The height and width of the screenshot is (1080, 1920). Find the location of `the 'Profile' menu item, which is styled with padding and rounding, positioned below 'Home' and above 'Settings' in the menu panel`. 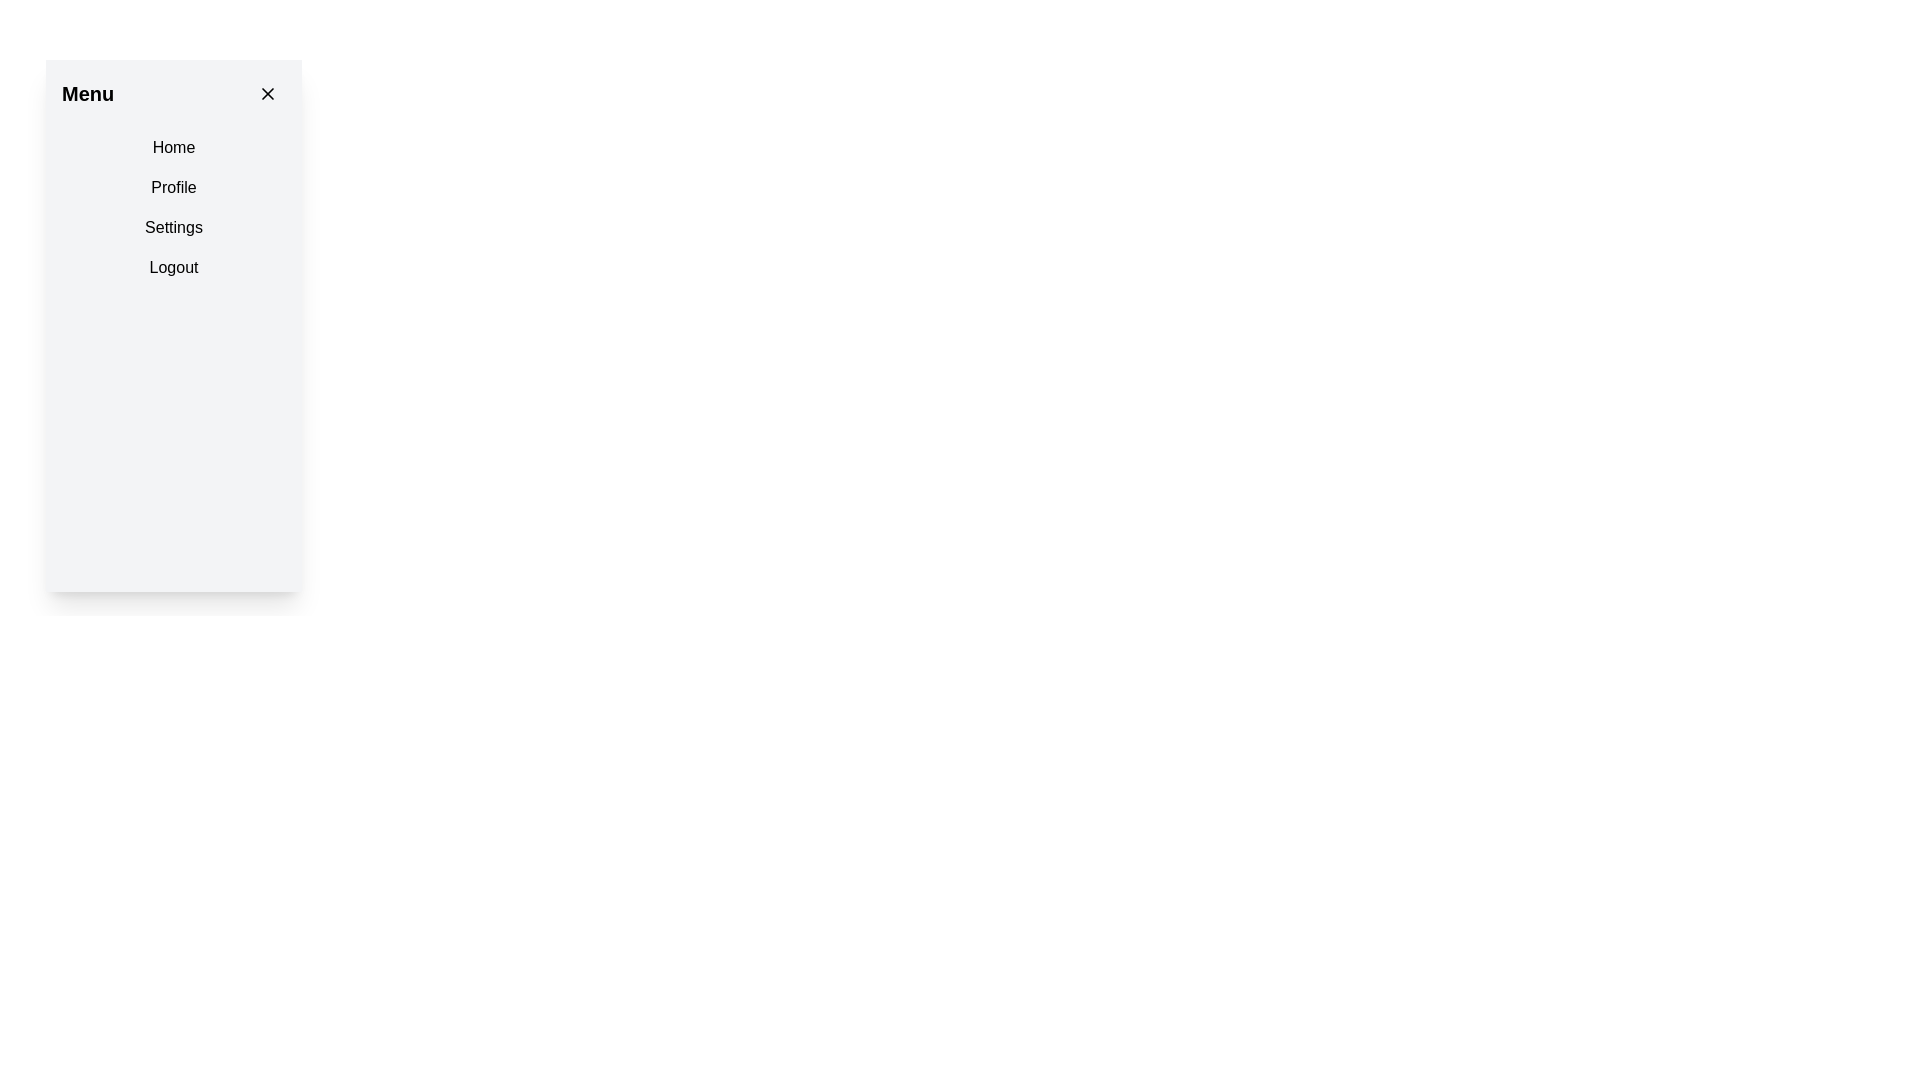

the 'Profile' menu item, which is styled with padding and rounding, positioned below 'Home' and above 'Settings' in the menu panel is located at coordinates (173, 188).